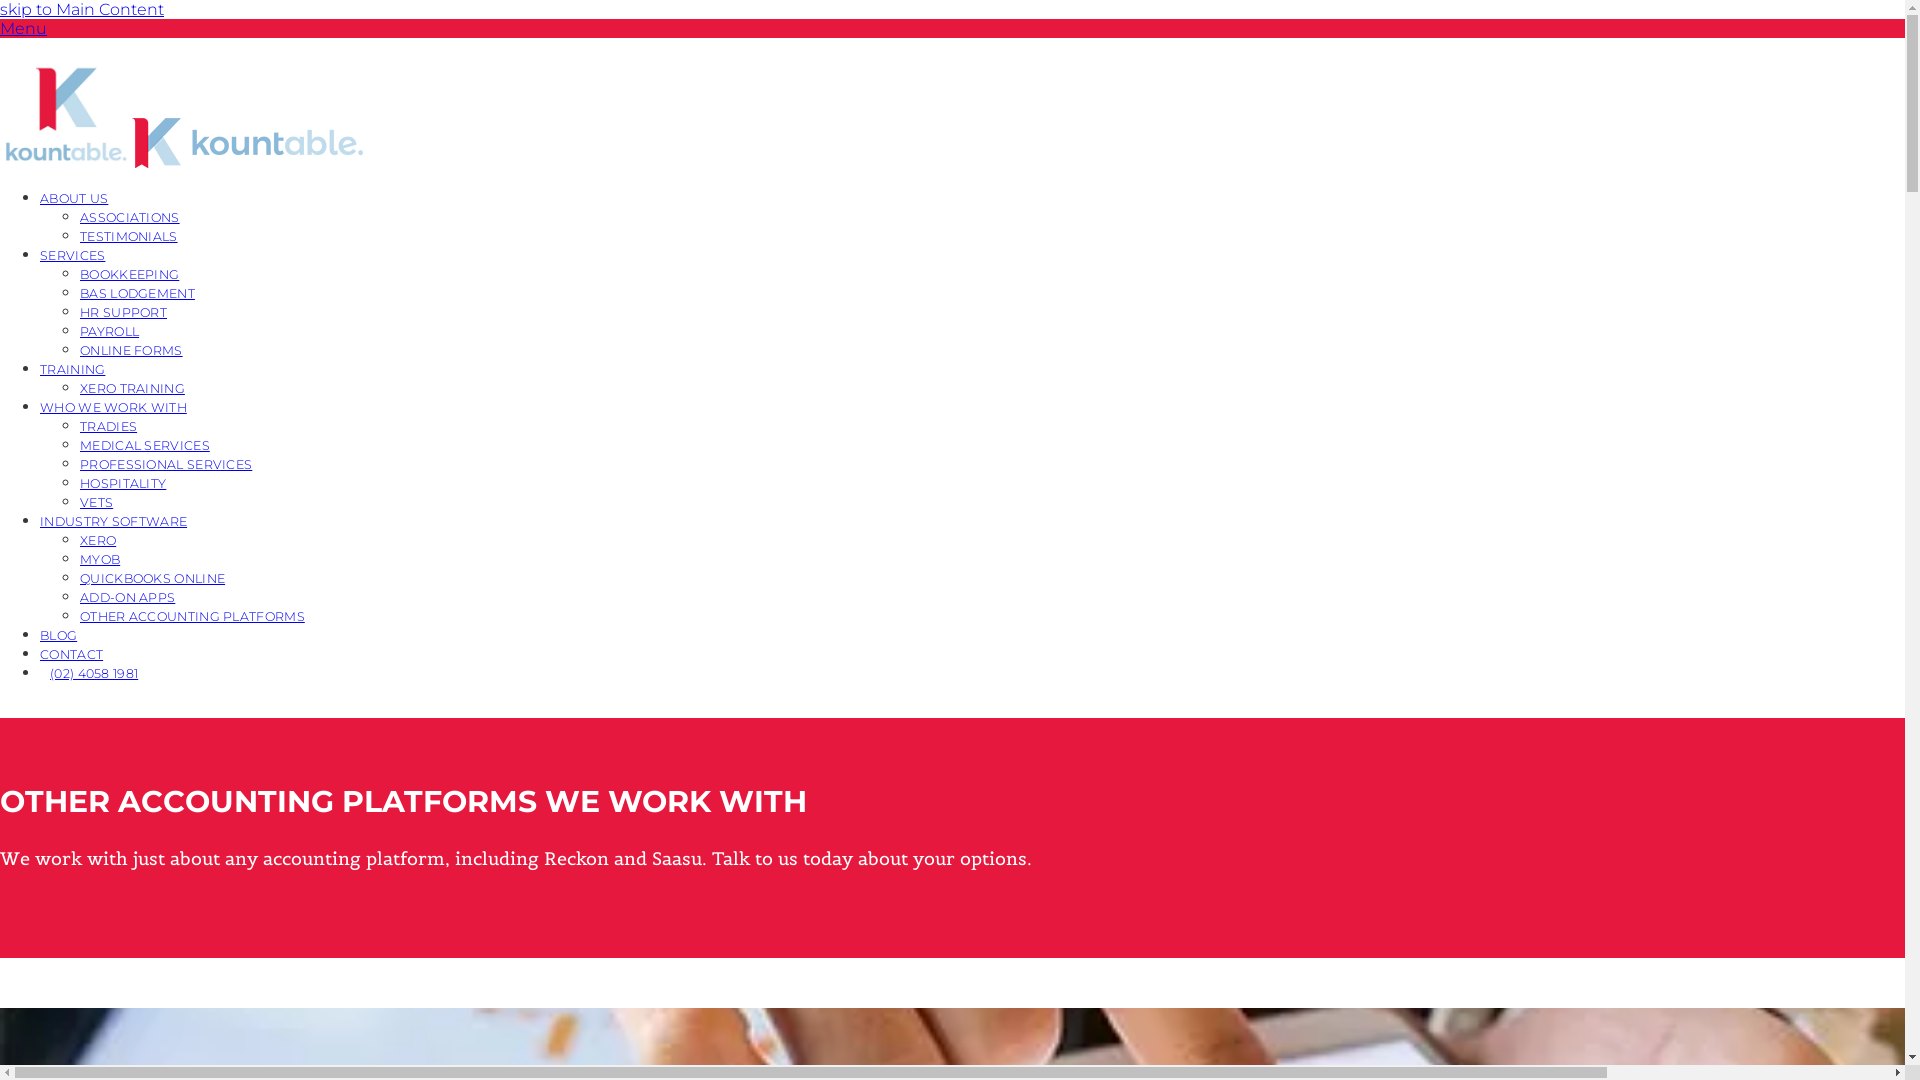  I want to click on 'MYOB', so click(80, 558).